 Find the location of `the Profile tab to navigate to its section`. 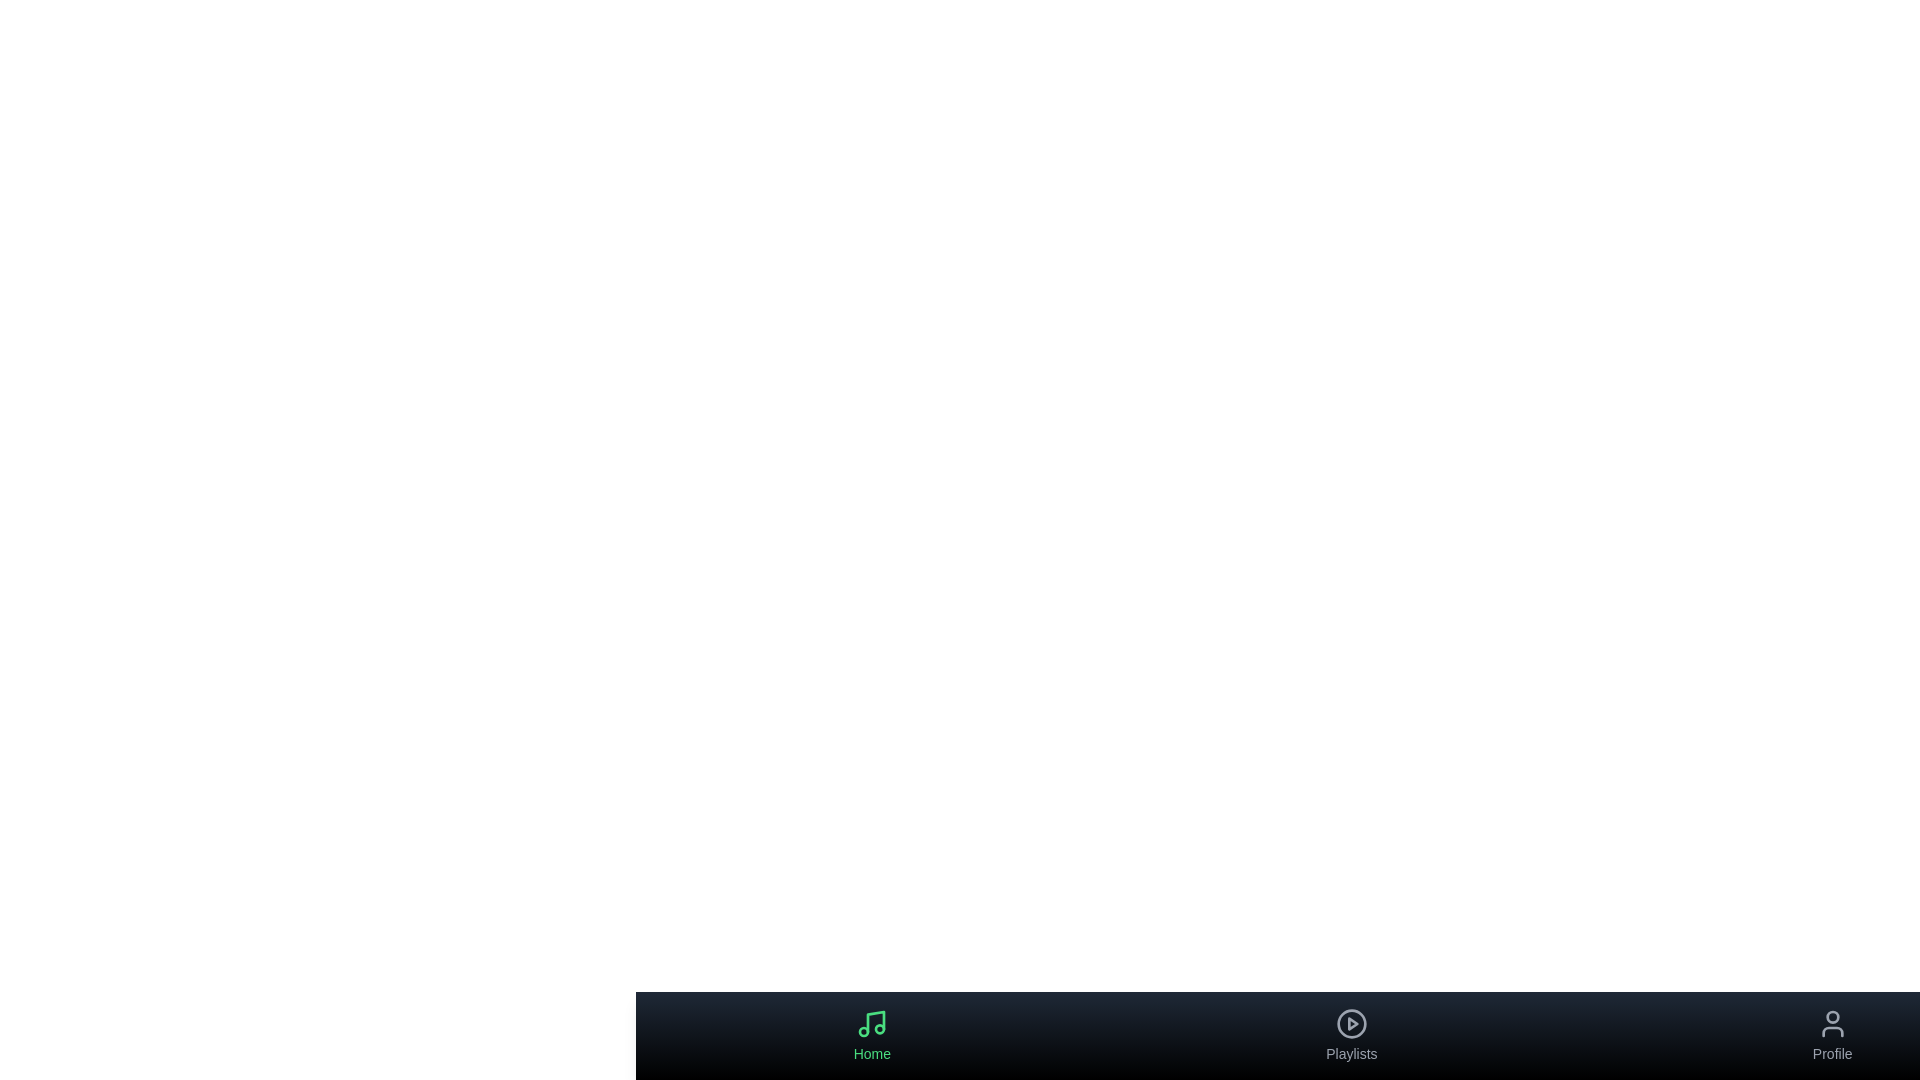

the Profile tab to navigate to its section is located at coordinates (1833, 1035).